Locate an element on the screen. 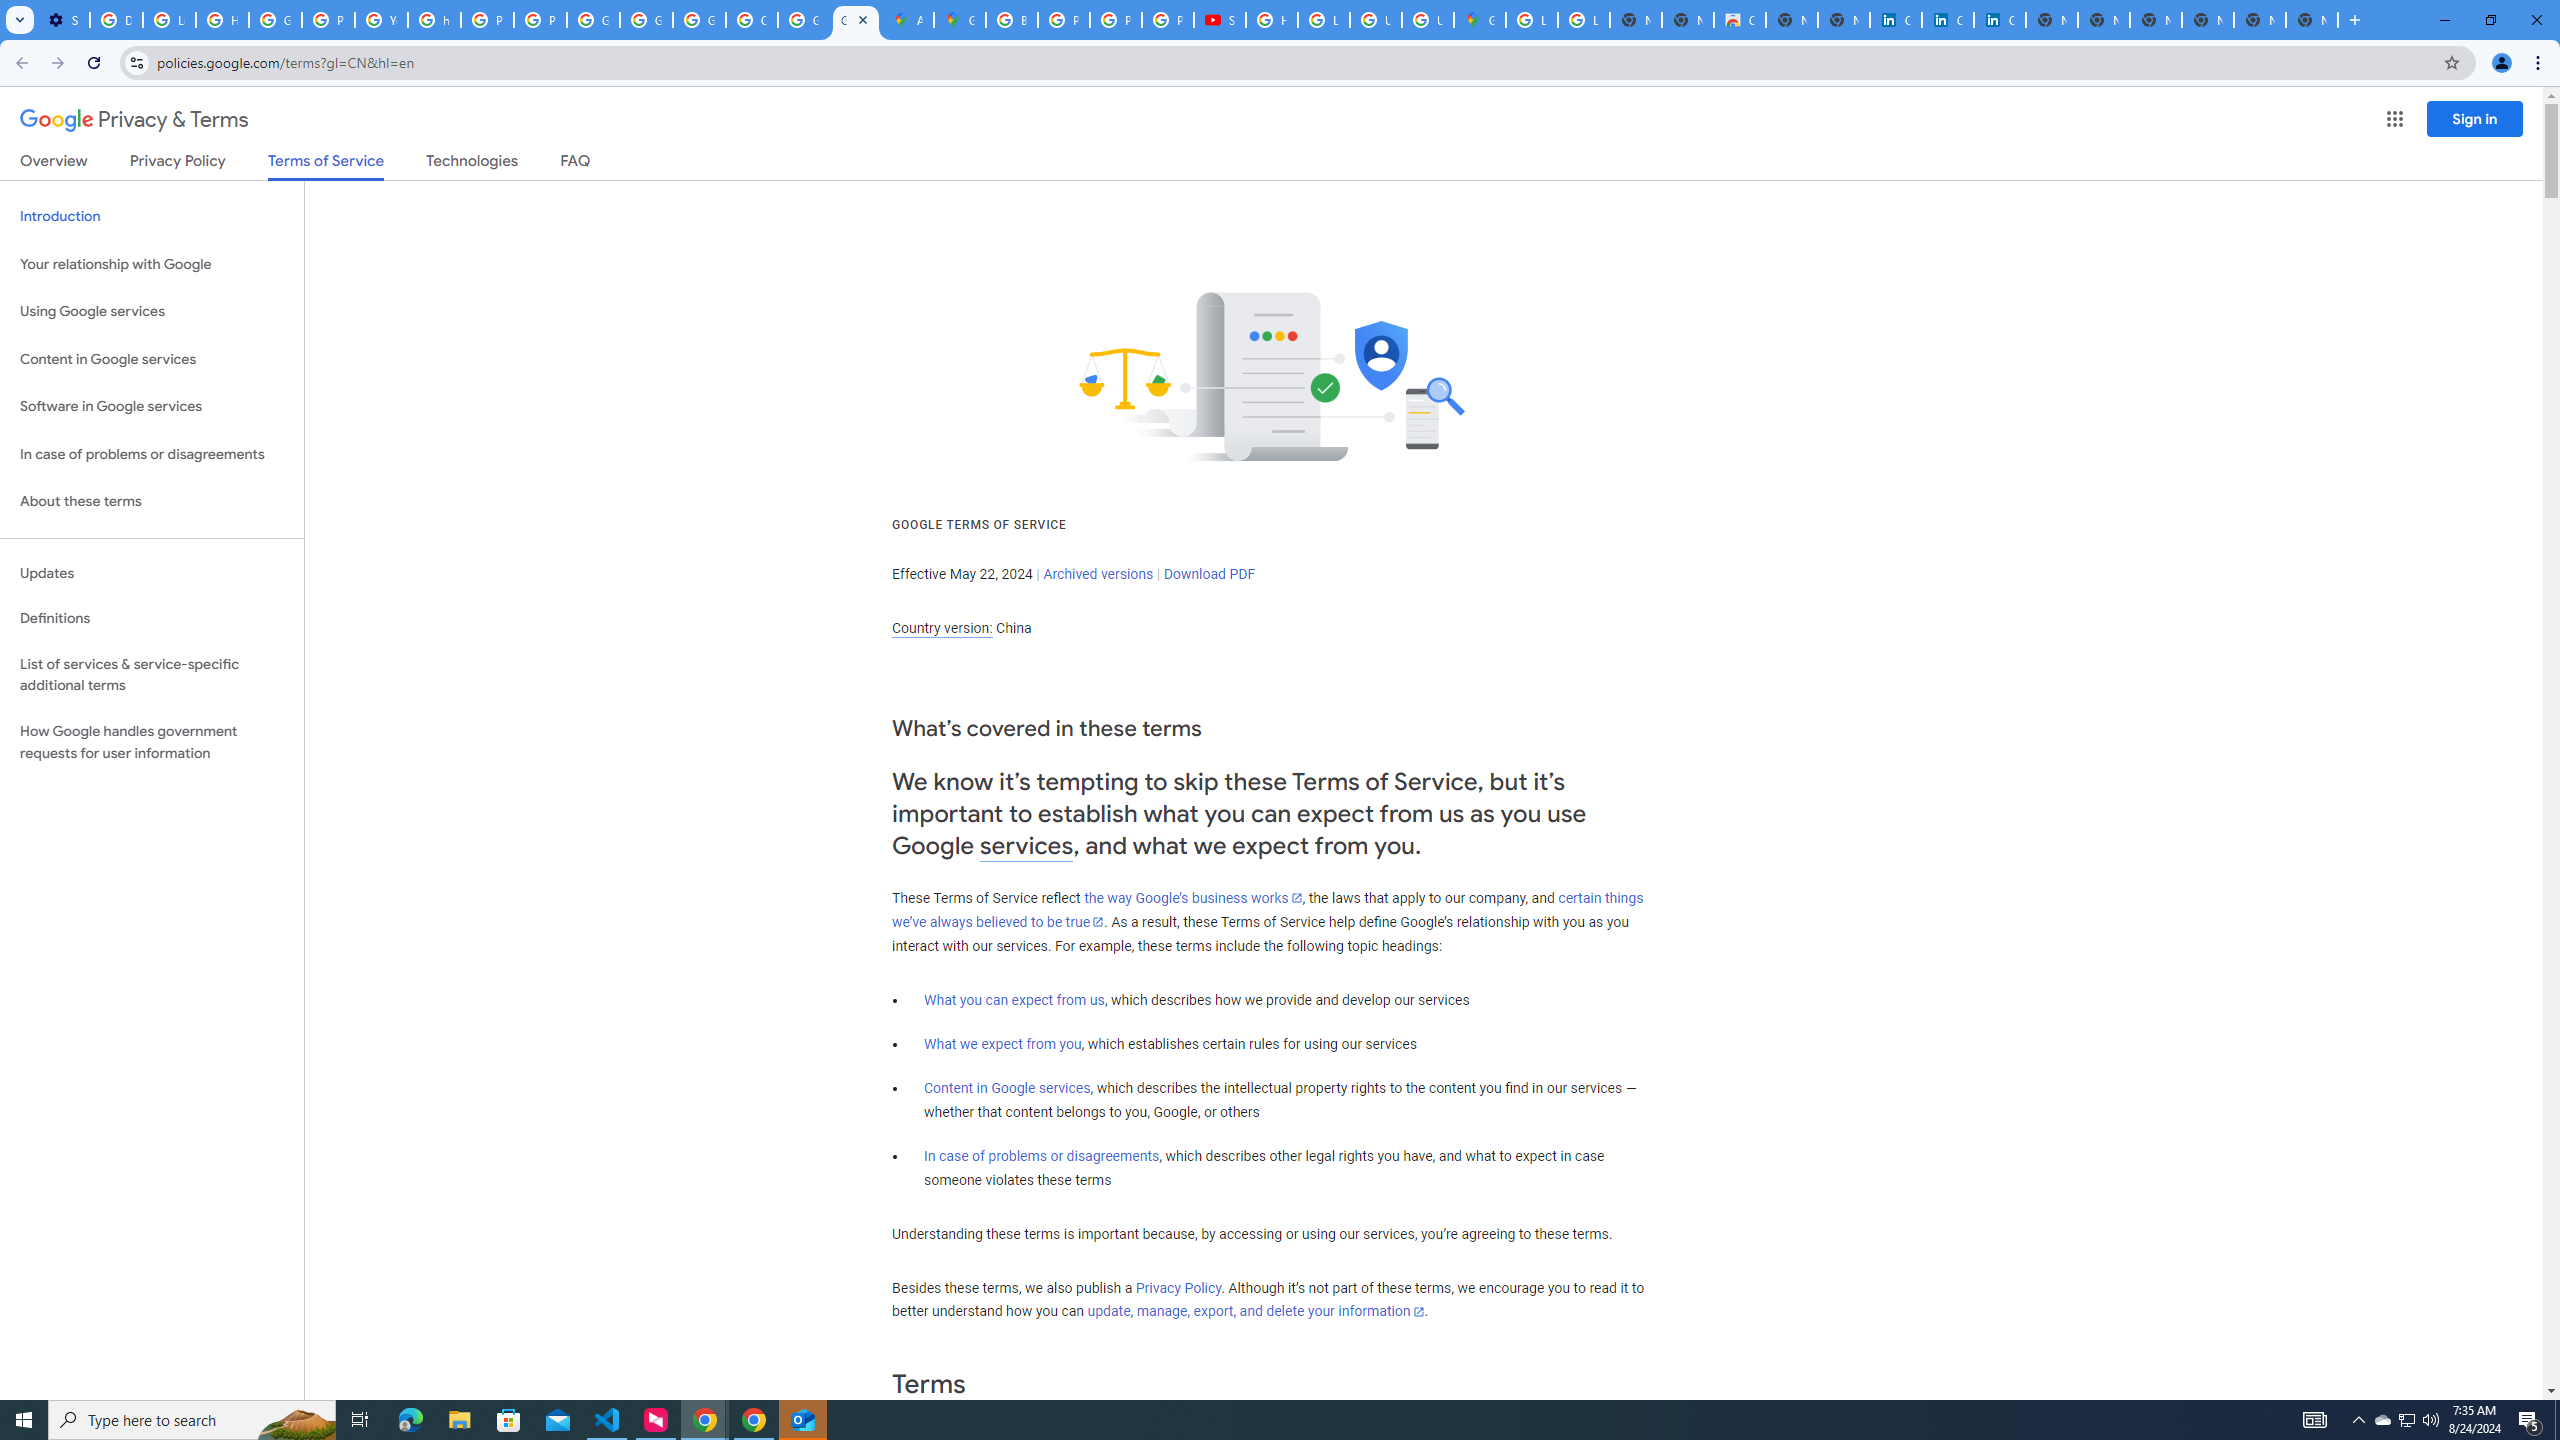  'New Tab' is located at coordinates (2311, 19).